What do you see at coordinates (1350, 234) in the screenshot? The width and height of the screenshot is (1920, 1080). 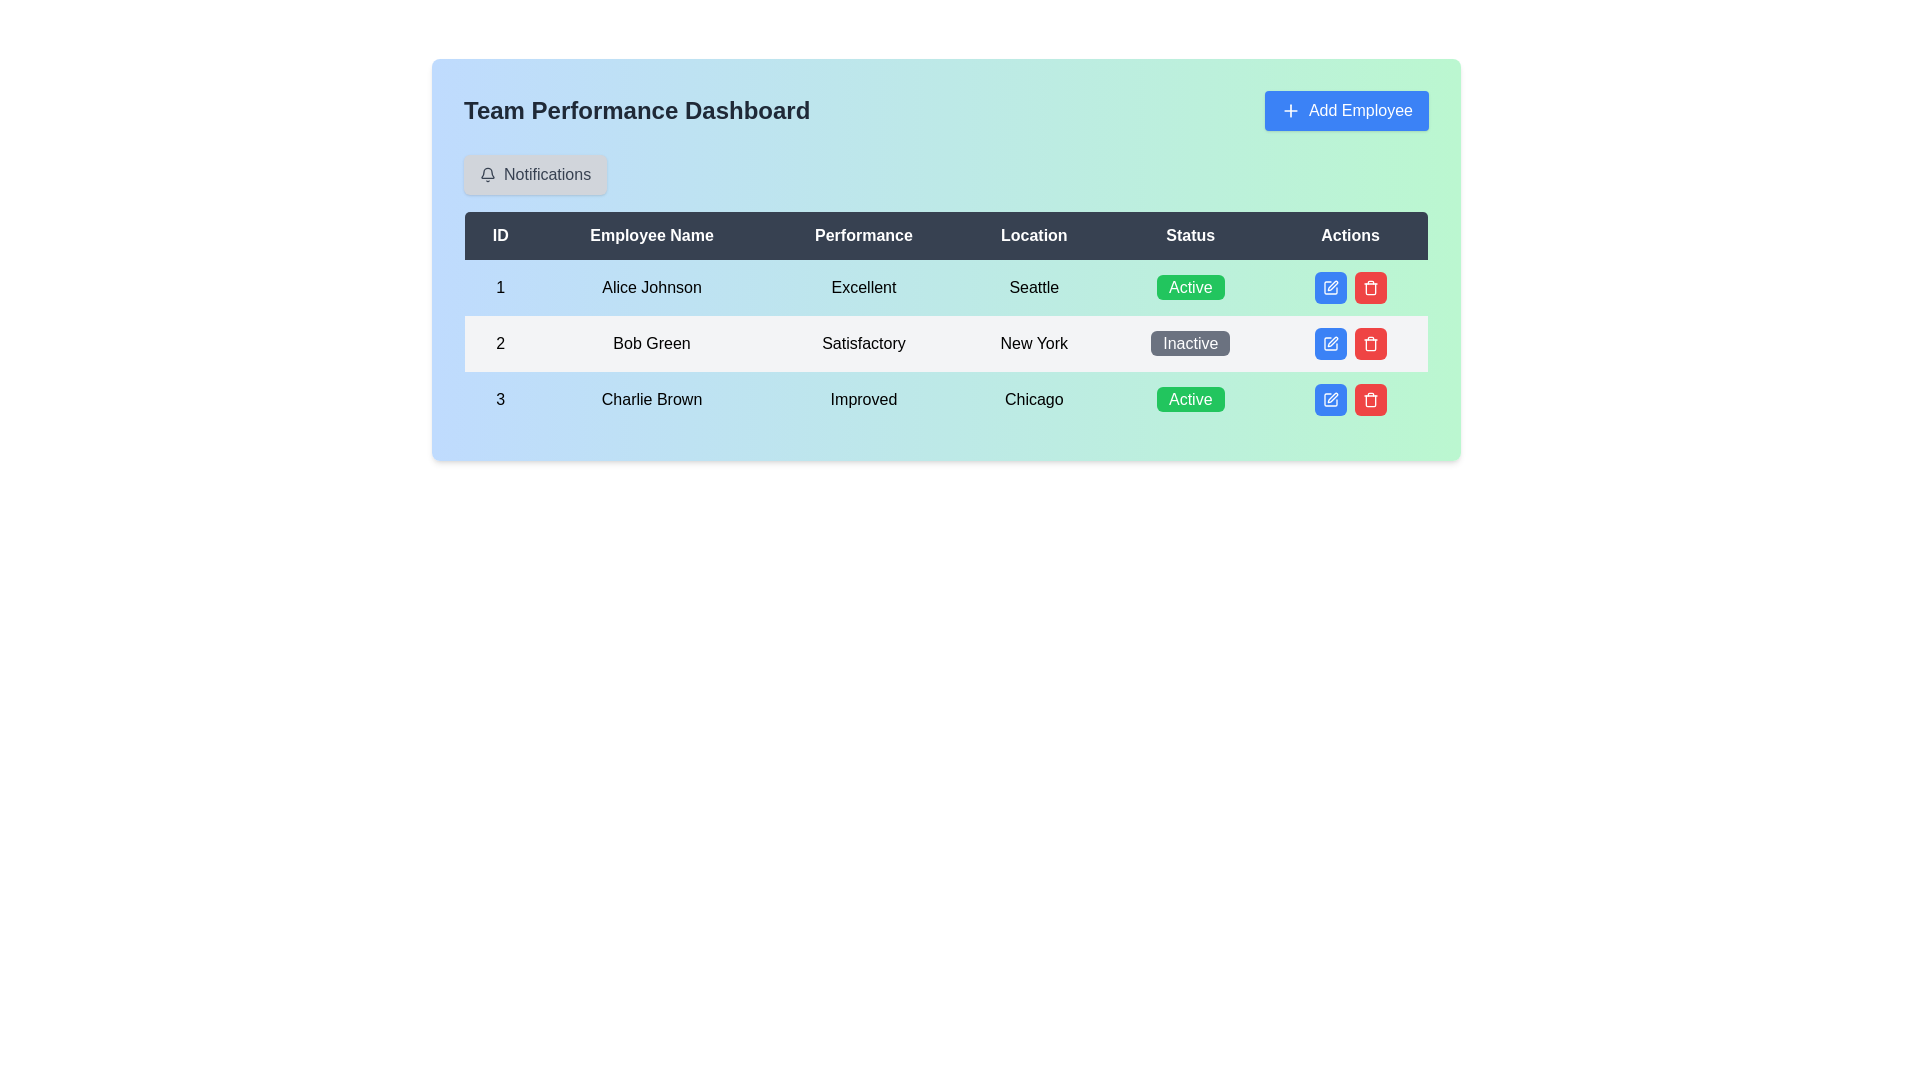 I see `the 'Actions' text label, which is styled with a dark background and white text, located in the header row above the data table` at bounding box center [1350, 234].